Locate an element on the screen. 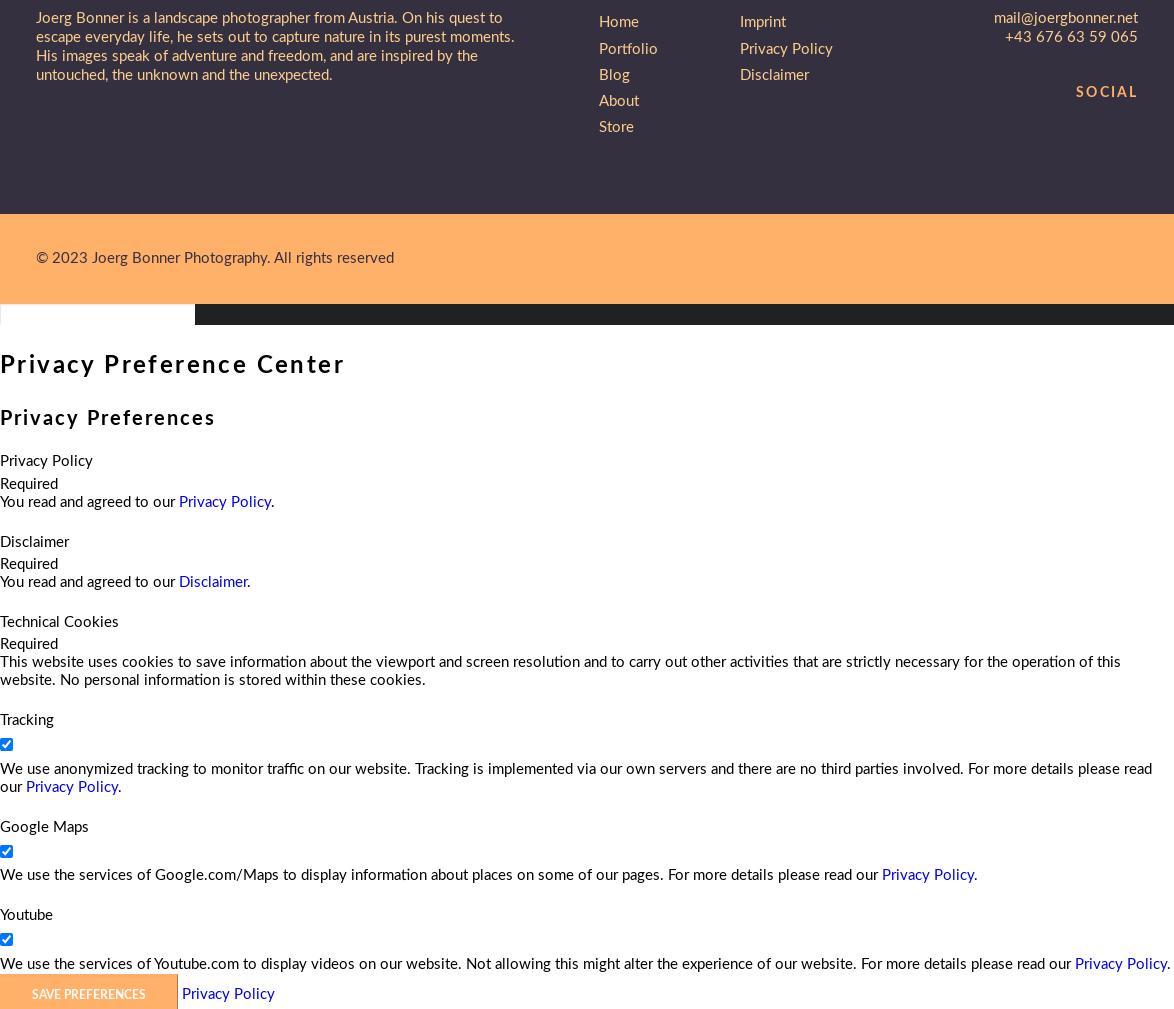 This screenshot has width=1174, height=1009. '+43 676 63 59 065' is located at coordinates (1070, 36).